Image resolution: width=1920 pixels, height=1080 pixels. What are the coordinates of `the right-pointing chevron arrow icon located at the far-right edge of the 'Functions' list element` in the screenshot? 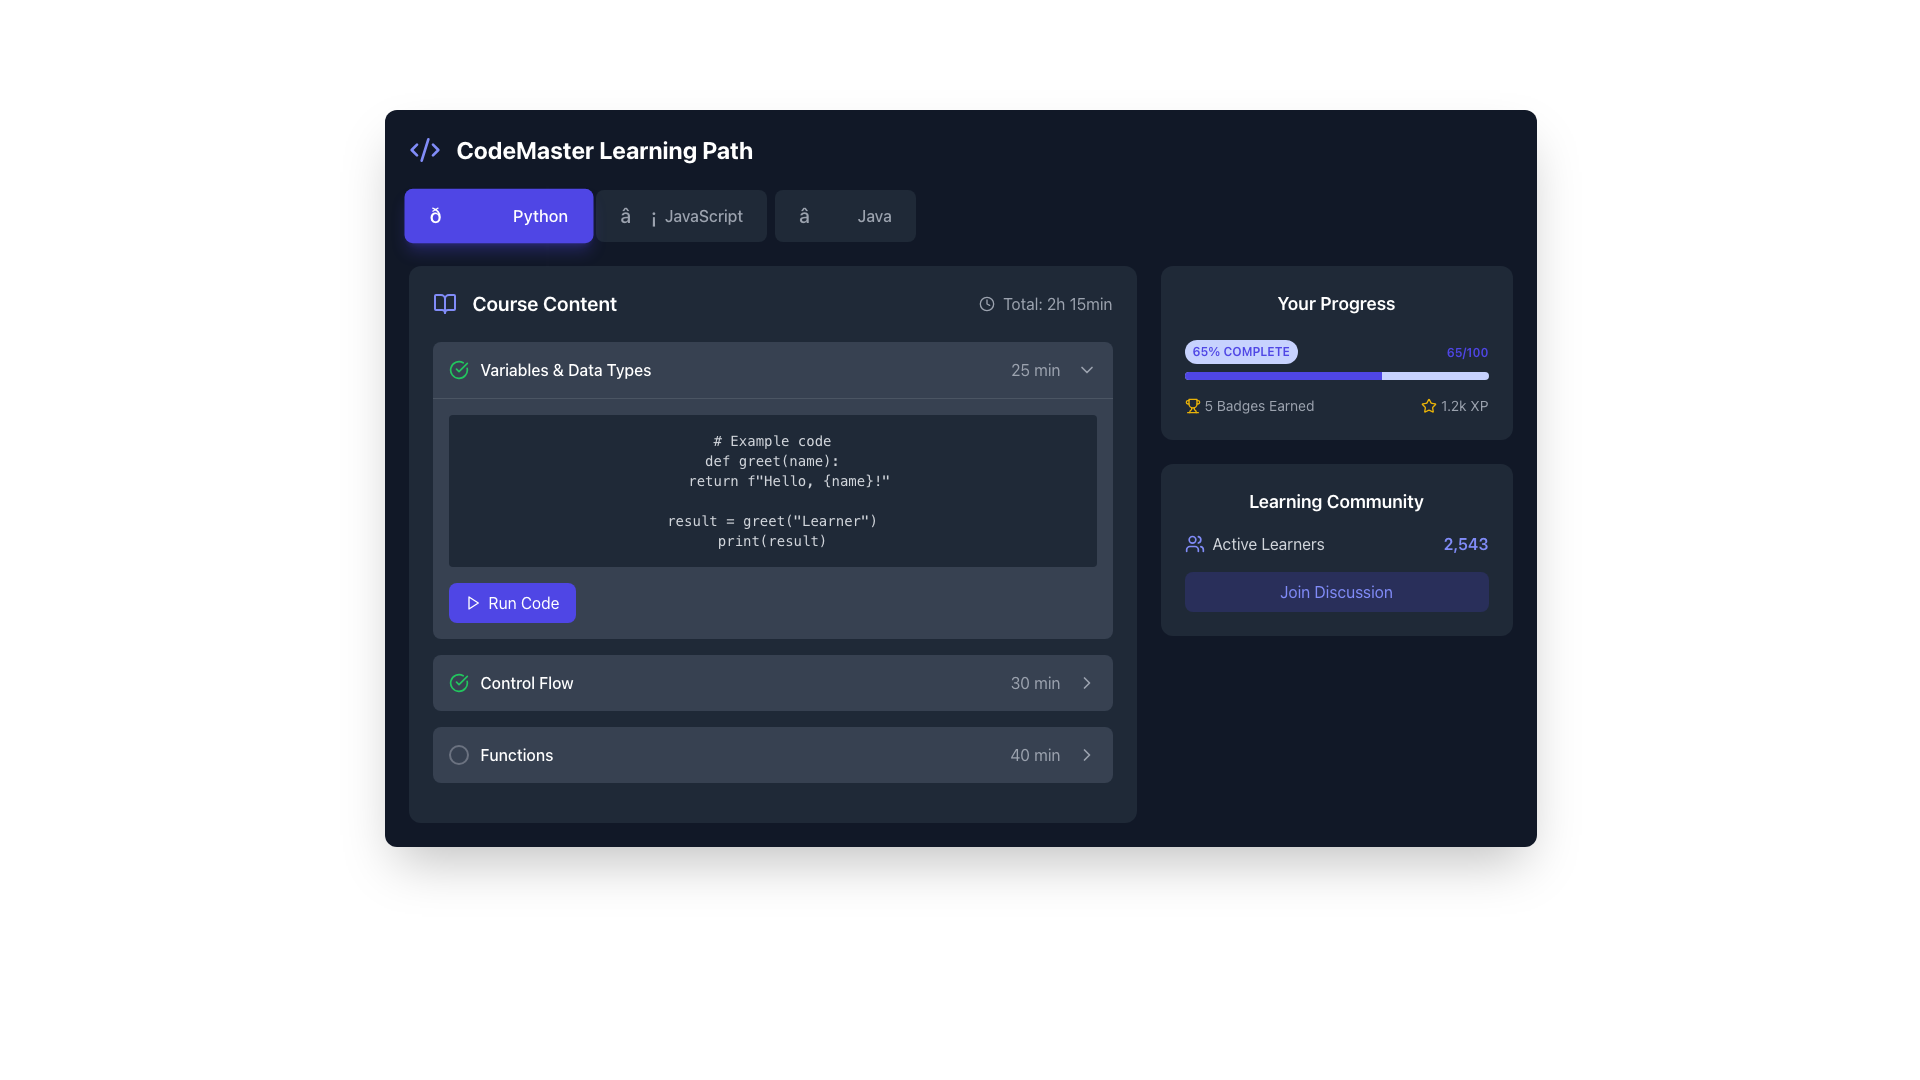 It's located at (1085, 755).